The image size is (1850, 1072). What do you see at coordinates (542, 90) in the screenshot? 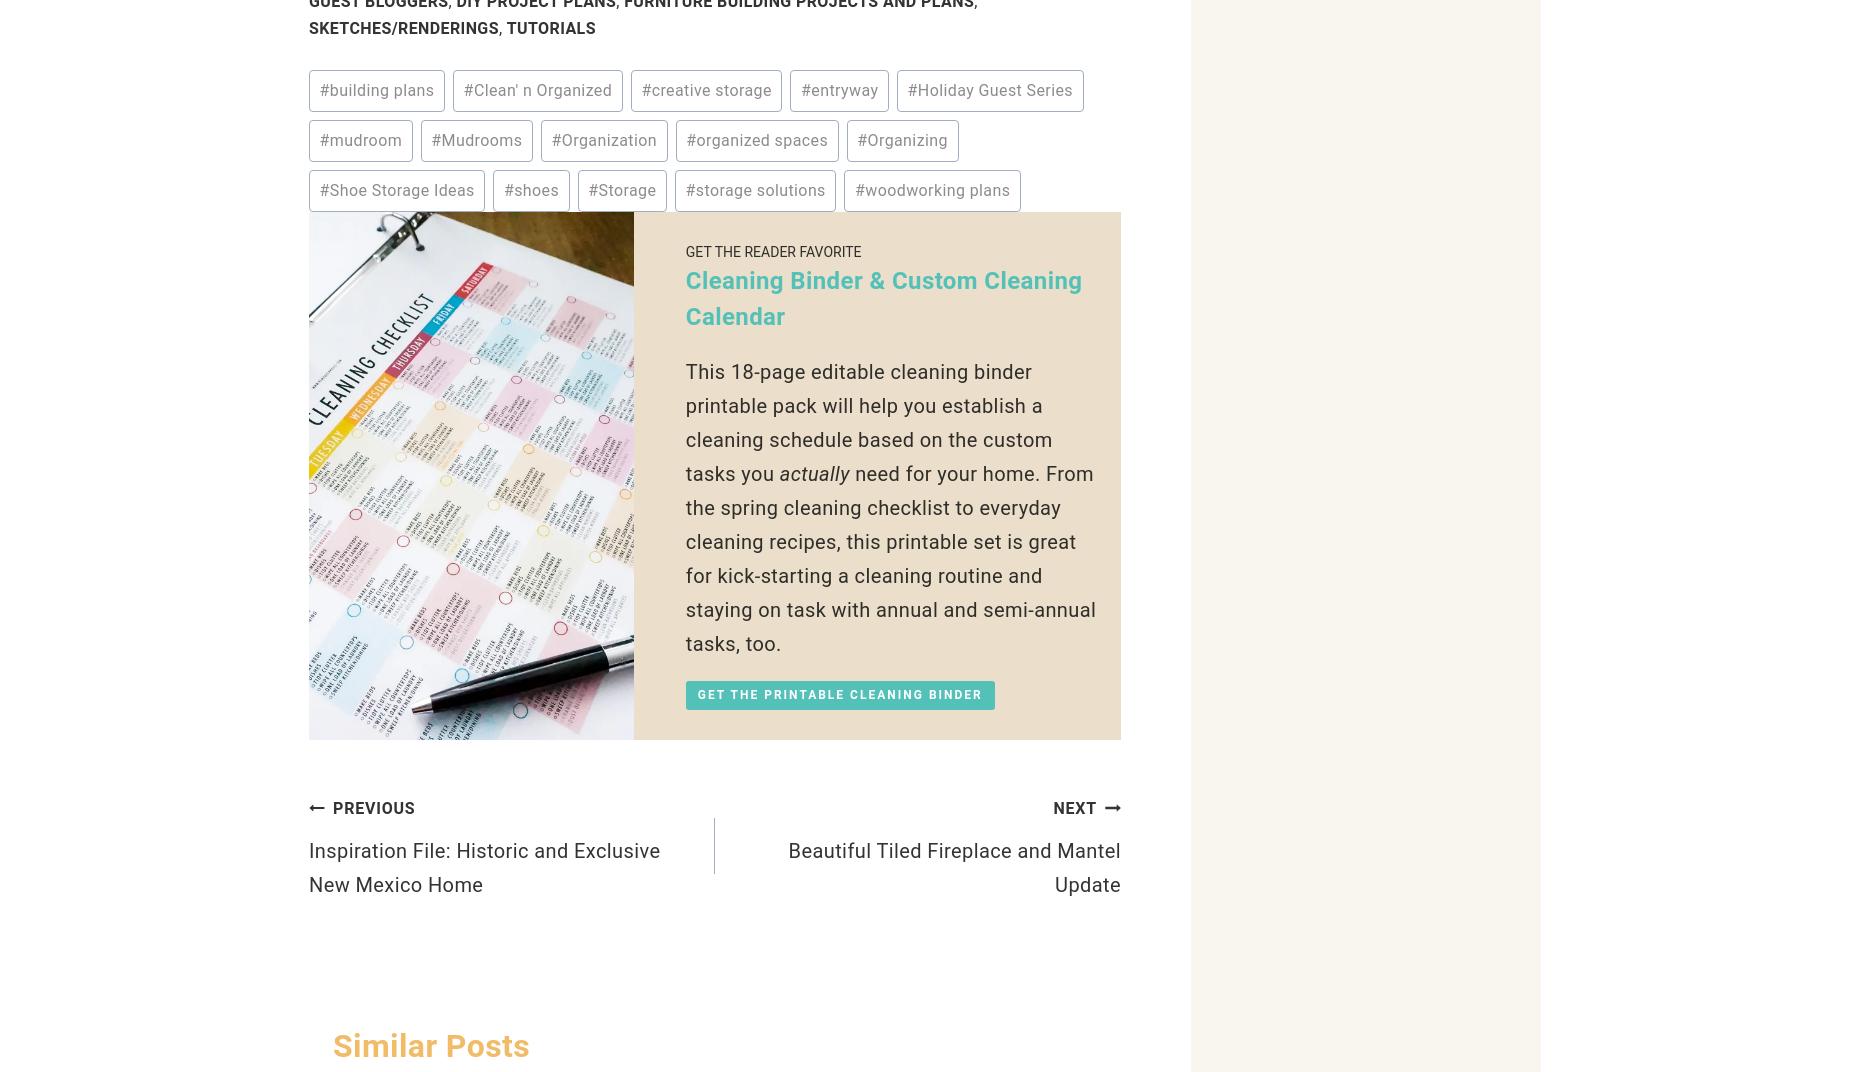
I see `'Clean' n Organized'` at bounding box center [542, 90].